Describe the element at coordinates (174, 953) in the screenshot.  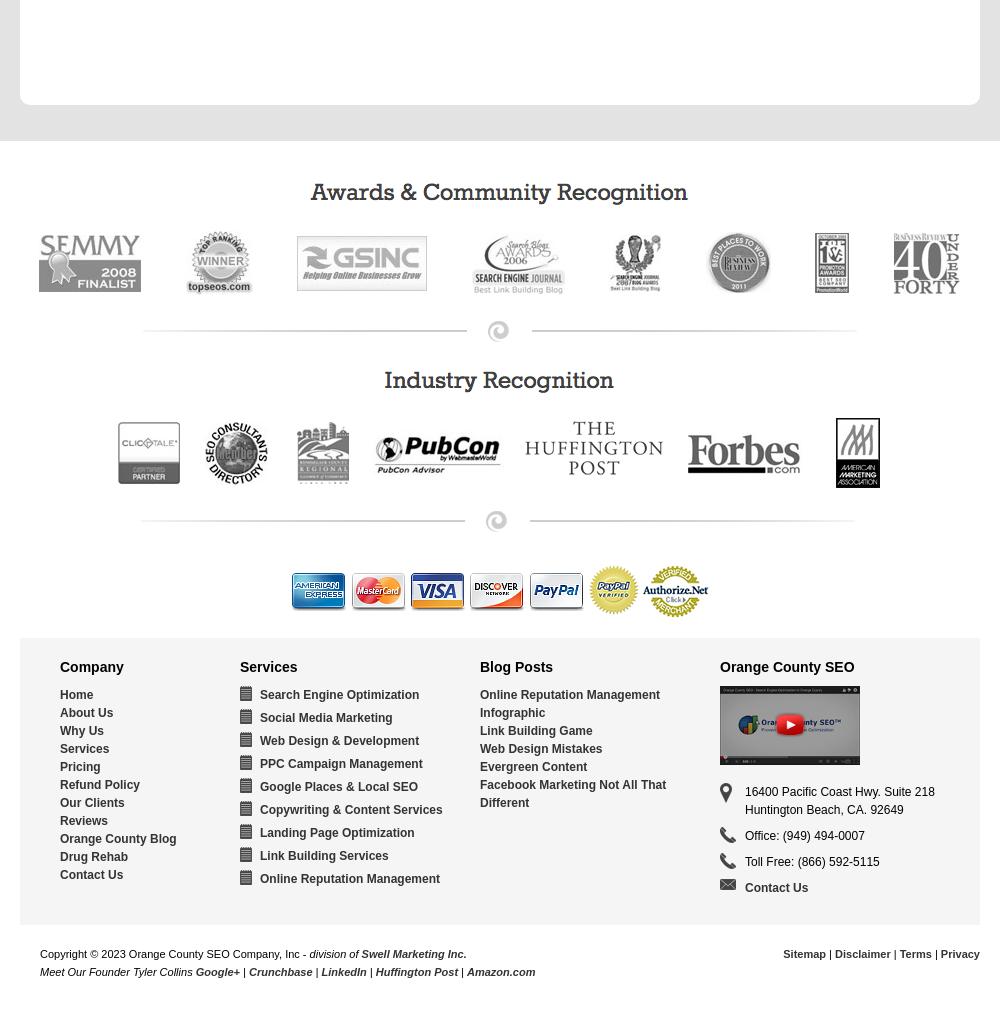
I see `'Copyright © 2023 Orange County SEO Company, Inc -'` at that location.